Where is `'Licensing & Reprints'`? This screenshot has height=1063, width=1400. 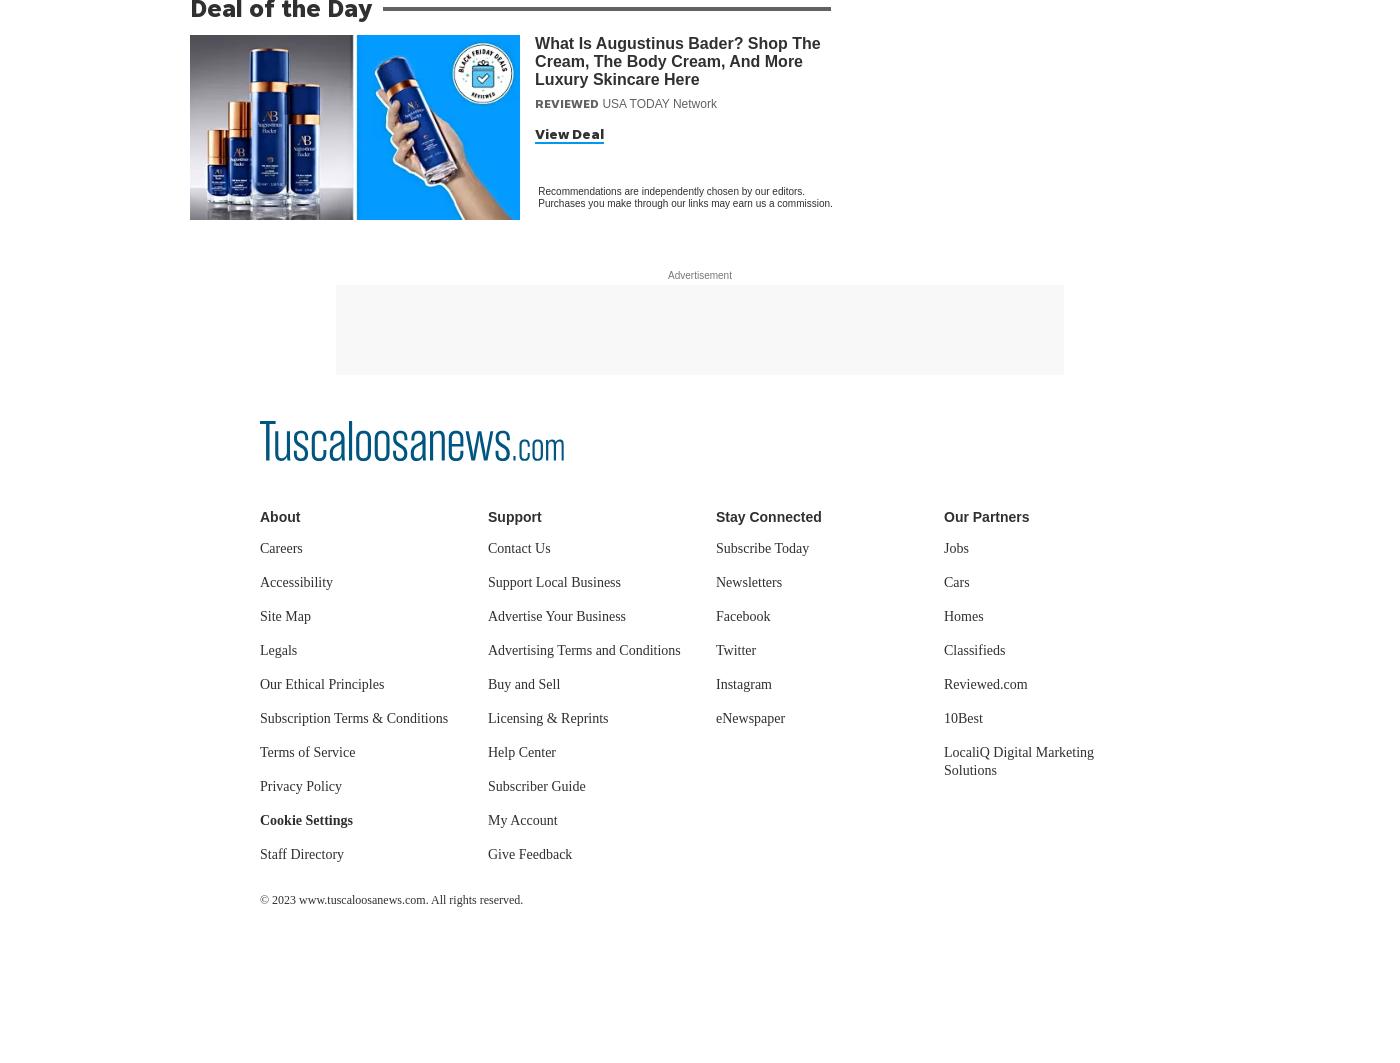 'Licensing & Reprints' is located at coordinates (547, 717).